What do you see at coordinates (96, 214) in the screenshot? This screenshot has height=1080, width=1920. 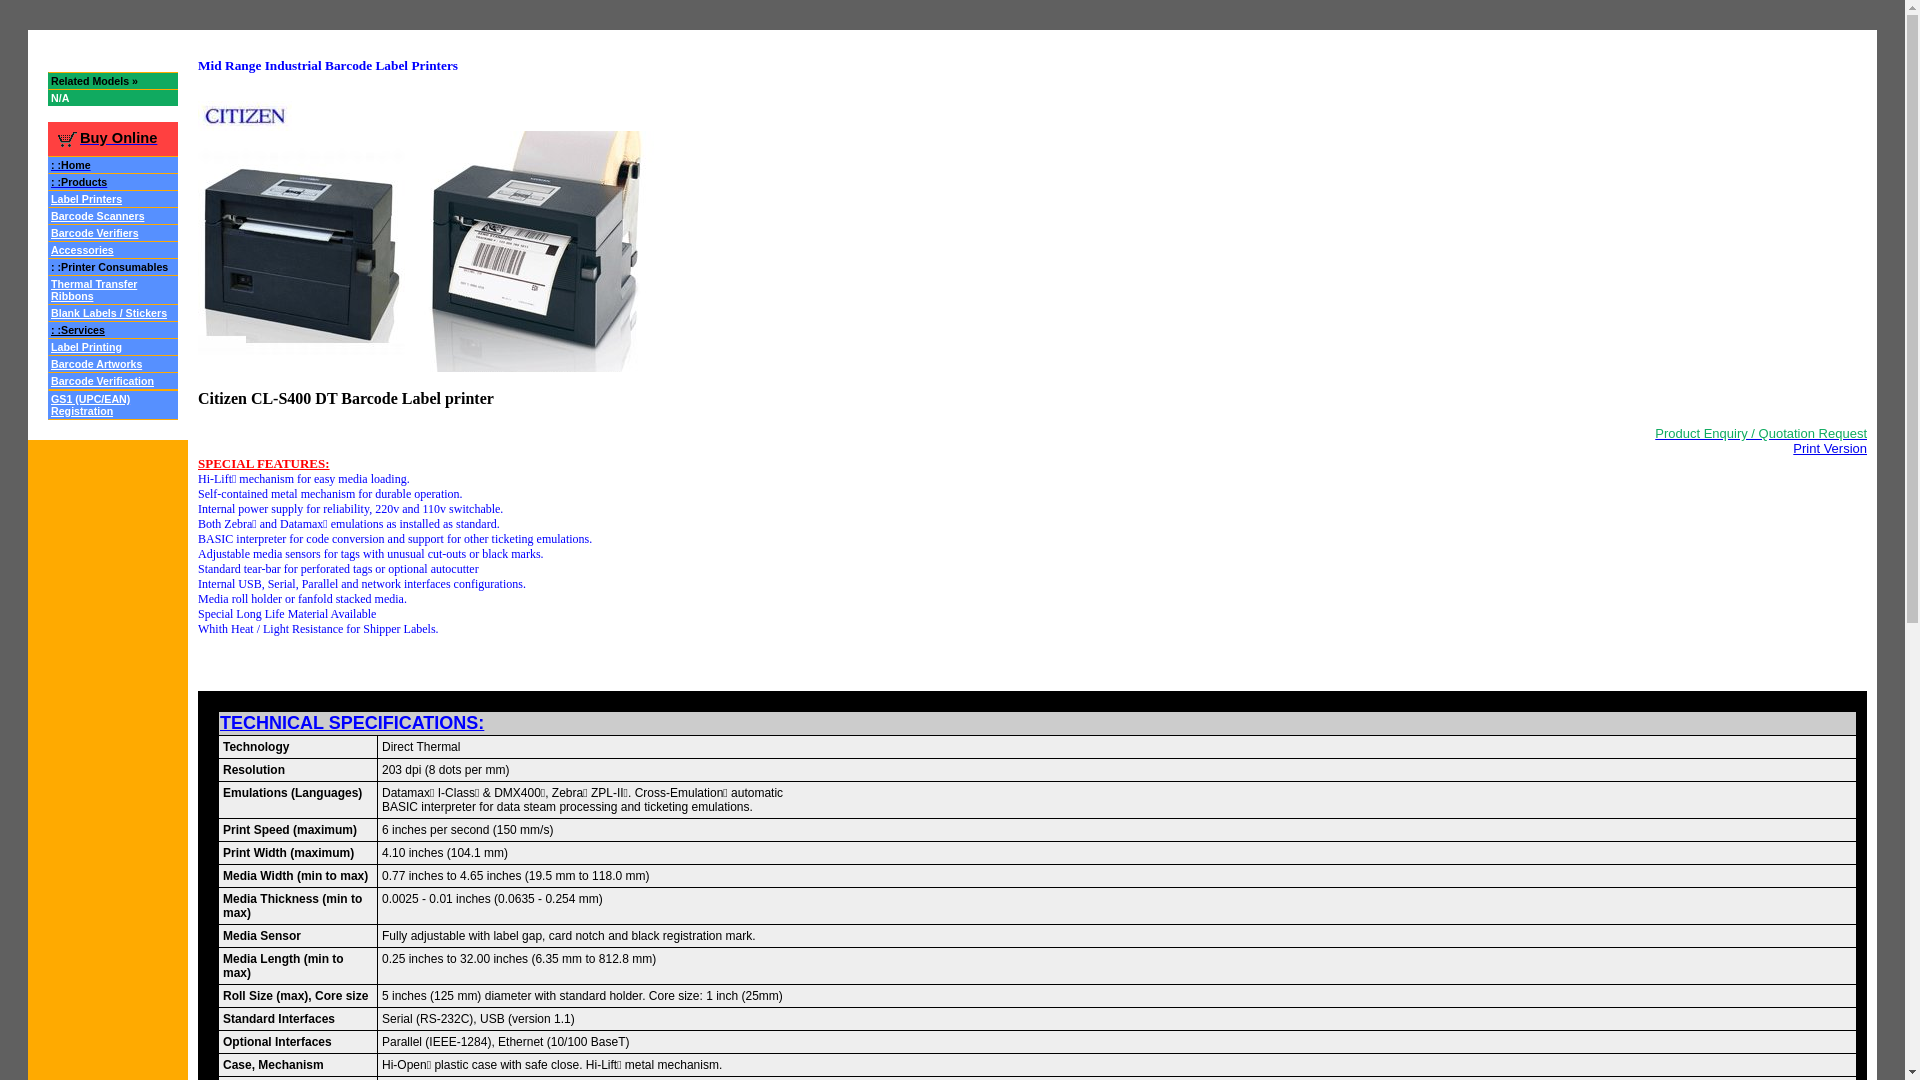 I see `'Barcode Scanners'` at bounding box center [96, 214].